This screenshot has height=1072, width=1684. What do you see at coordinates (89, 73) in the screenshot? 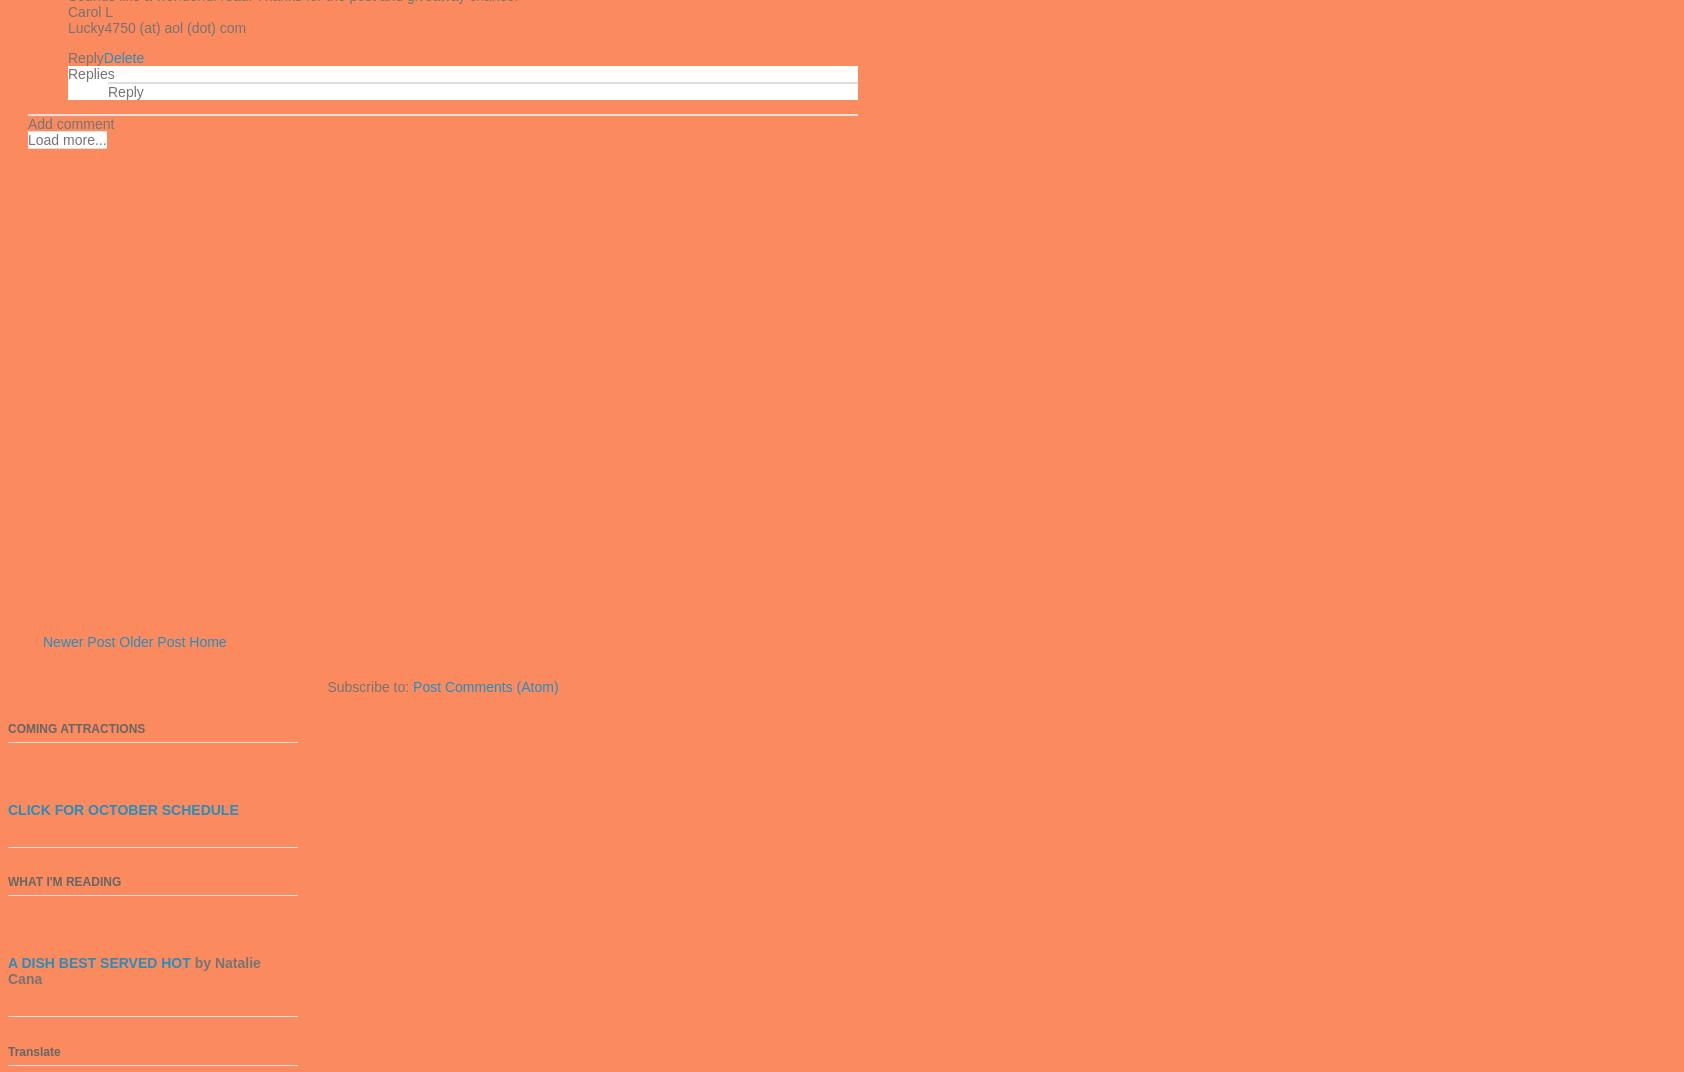
I see `'Replies'` at bounding box center [89, 73].